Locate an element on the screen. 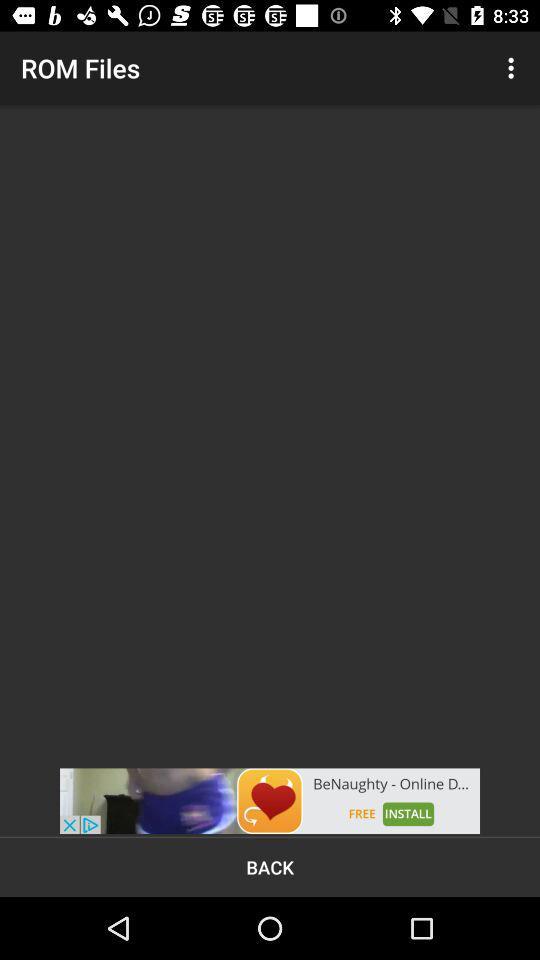 The width and height of the screenshot is (540, 960). install app is located at coordinates (270, 801).